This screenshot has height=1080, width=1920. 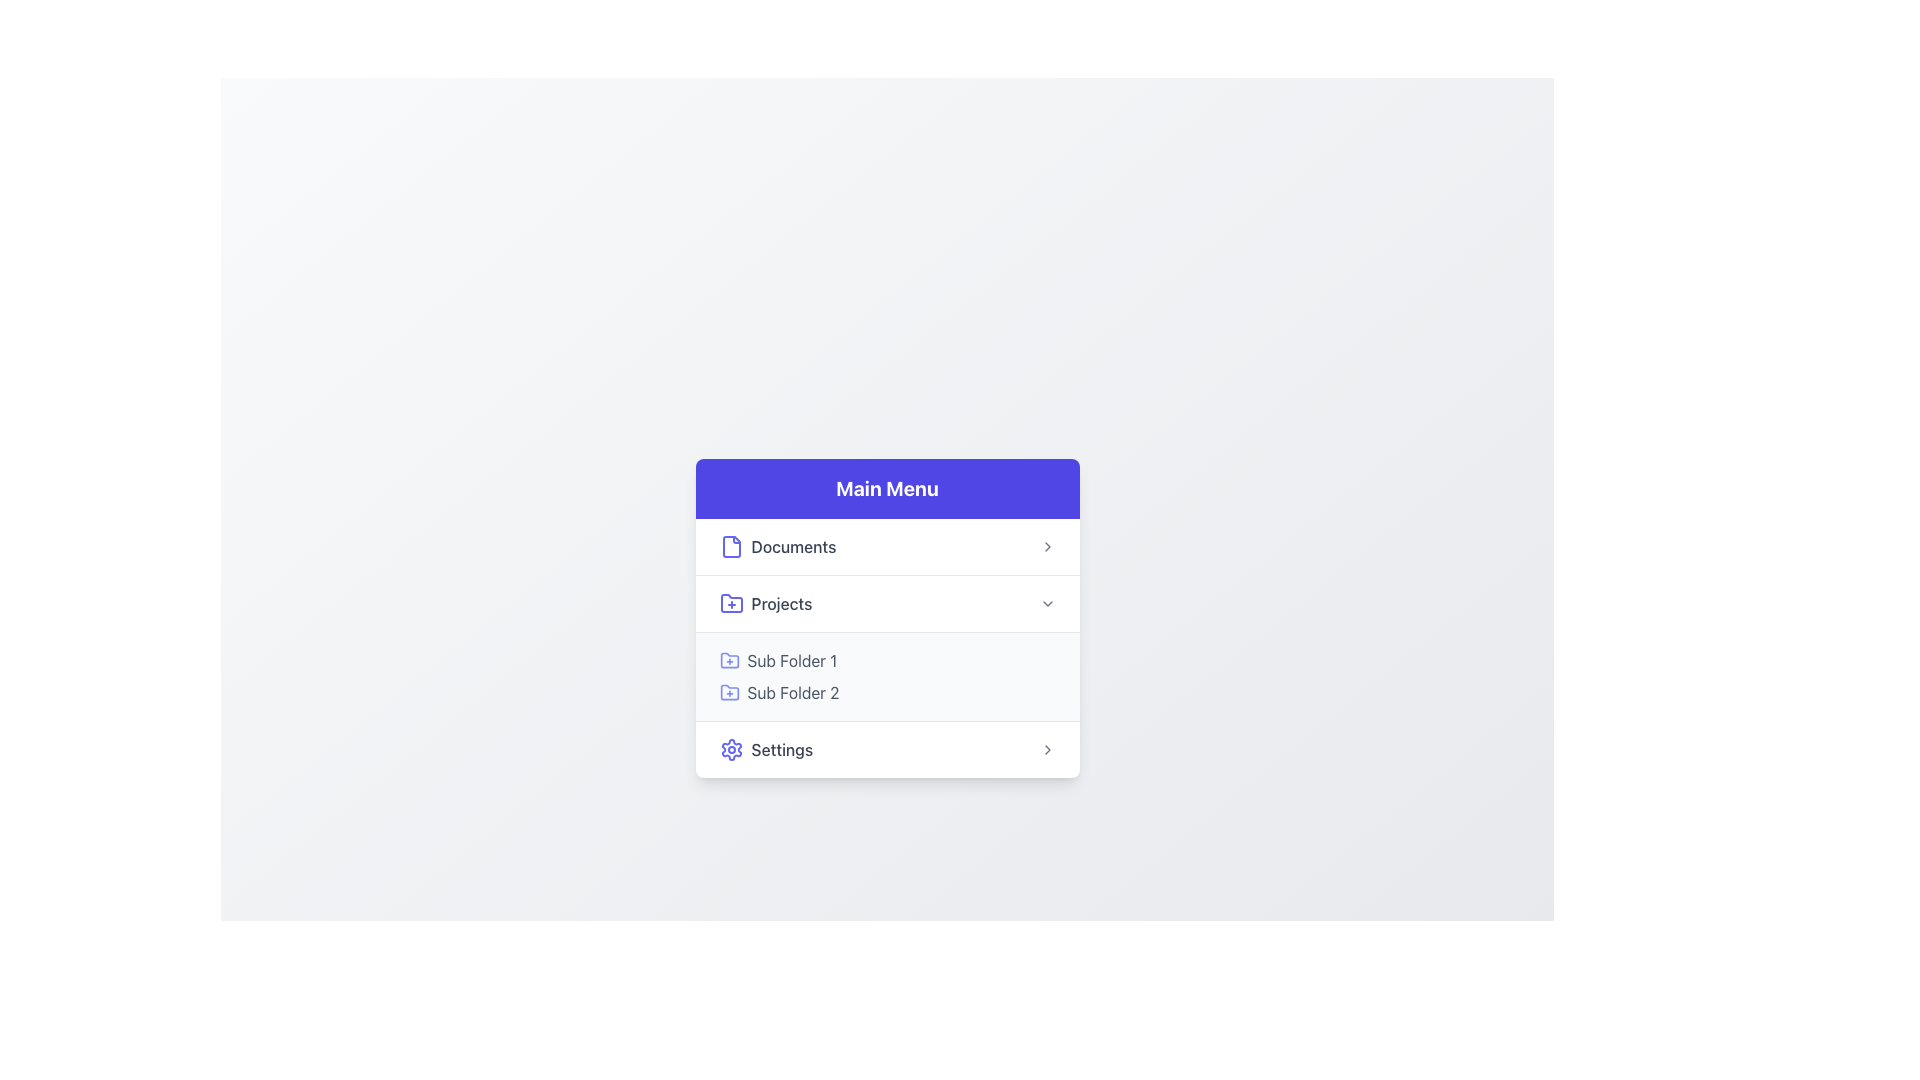 I want to click on the downward-pointing gray chevron icon, so click(x=1046, y=602).